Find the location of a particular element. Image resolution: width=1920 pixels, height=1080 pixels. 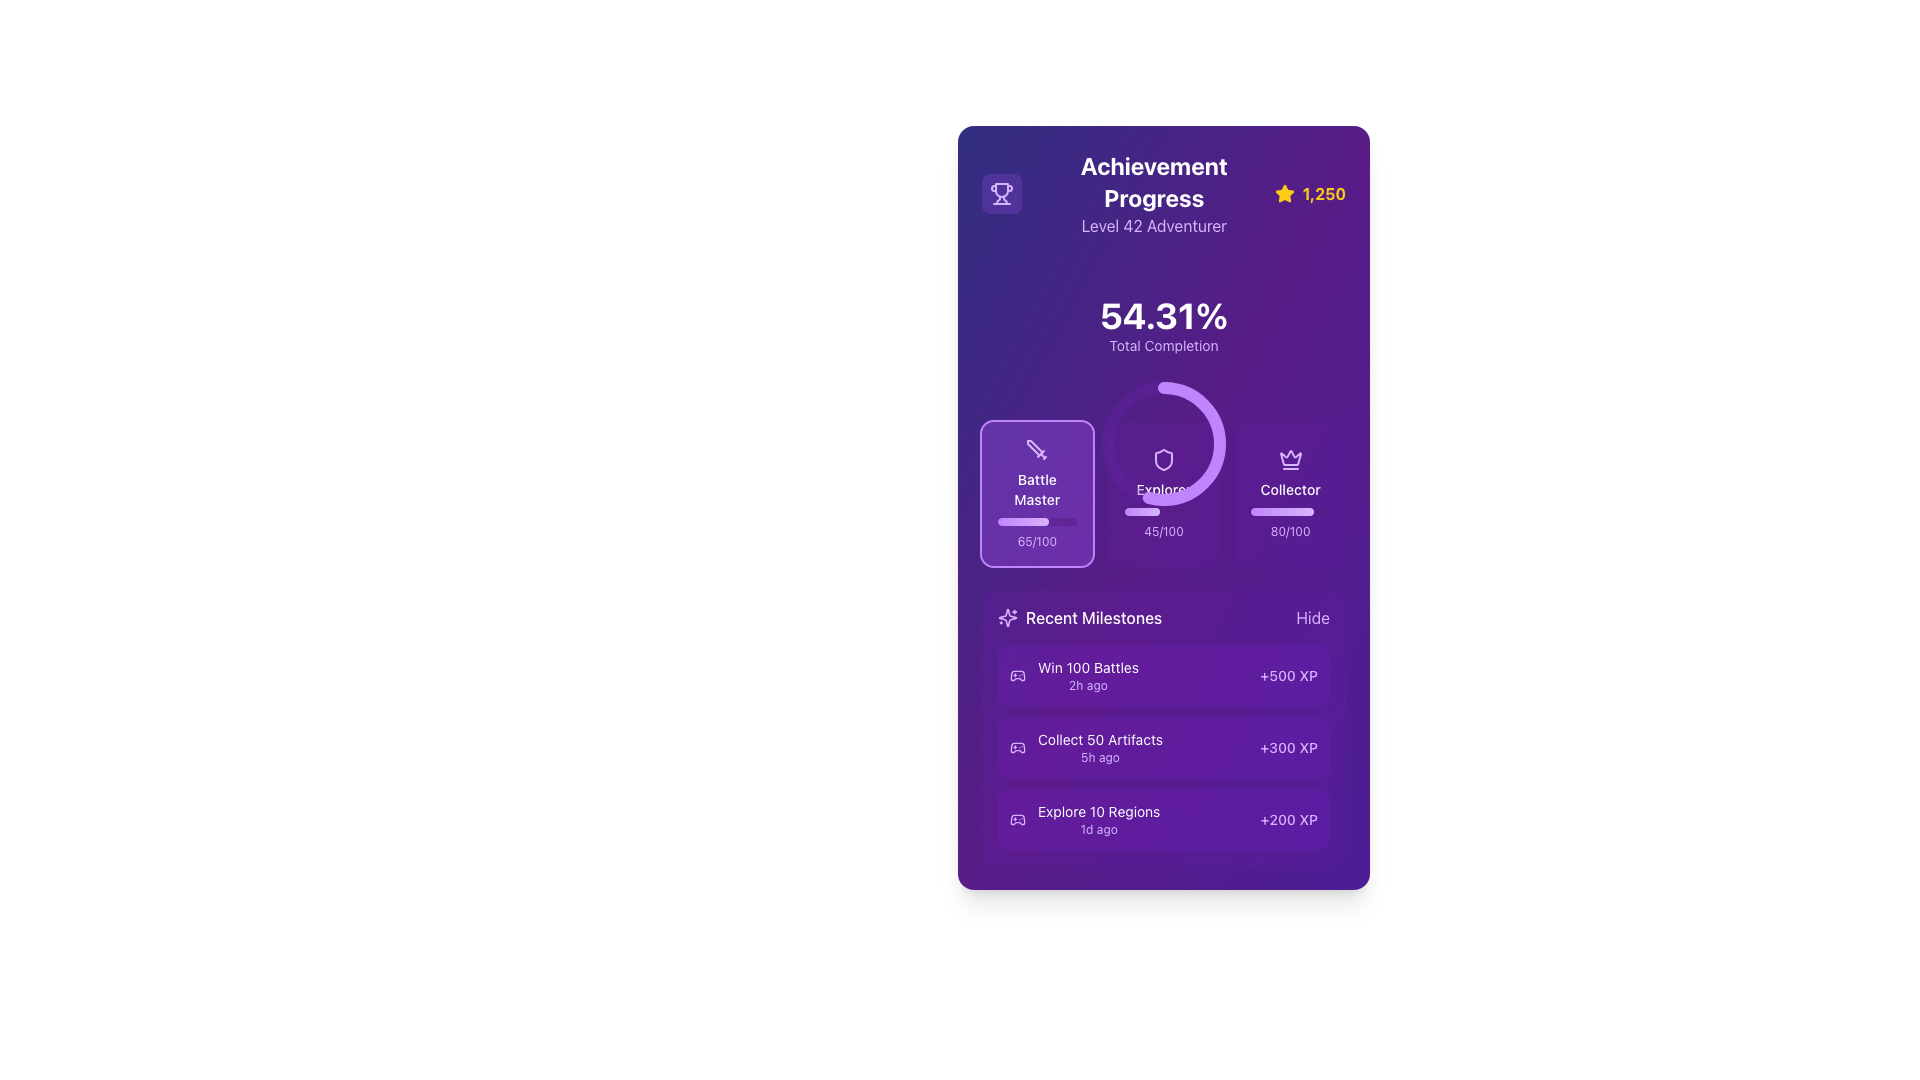

the achievement progress icon located near the top-left corner of the card, adjacent to the title 'Achievement Progress', within a section with a blurred purple background is located at coordinates (1002, 193).